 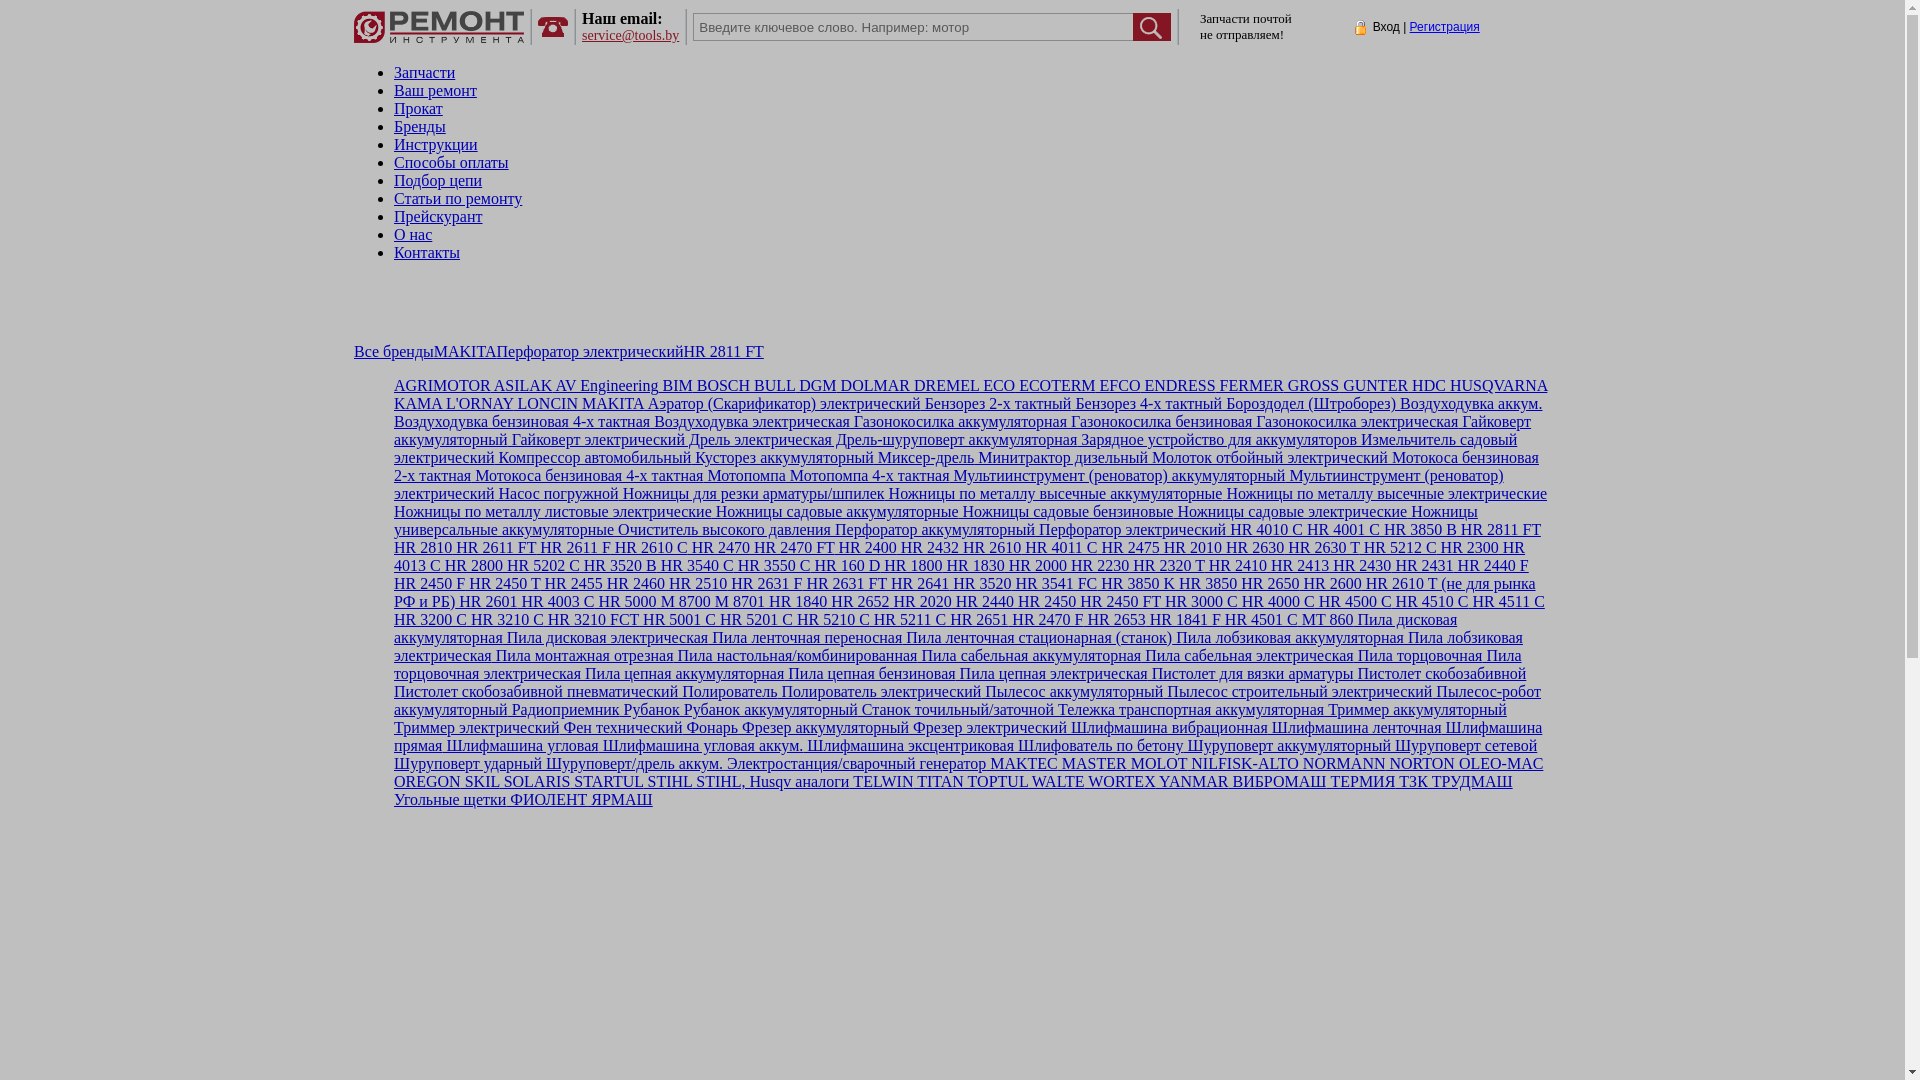 I want to click on 'HR 5202 C', so click(x=541, y=565).